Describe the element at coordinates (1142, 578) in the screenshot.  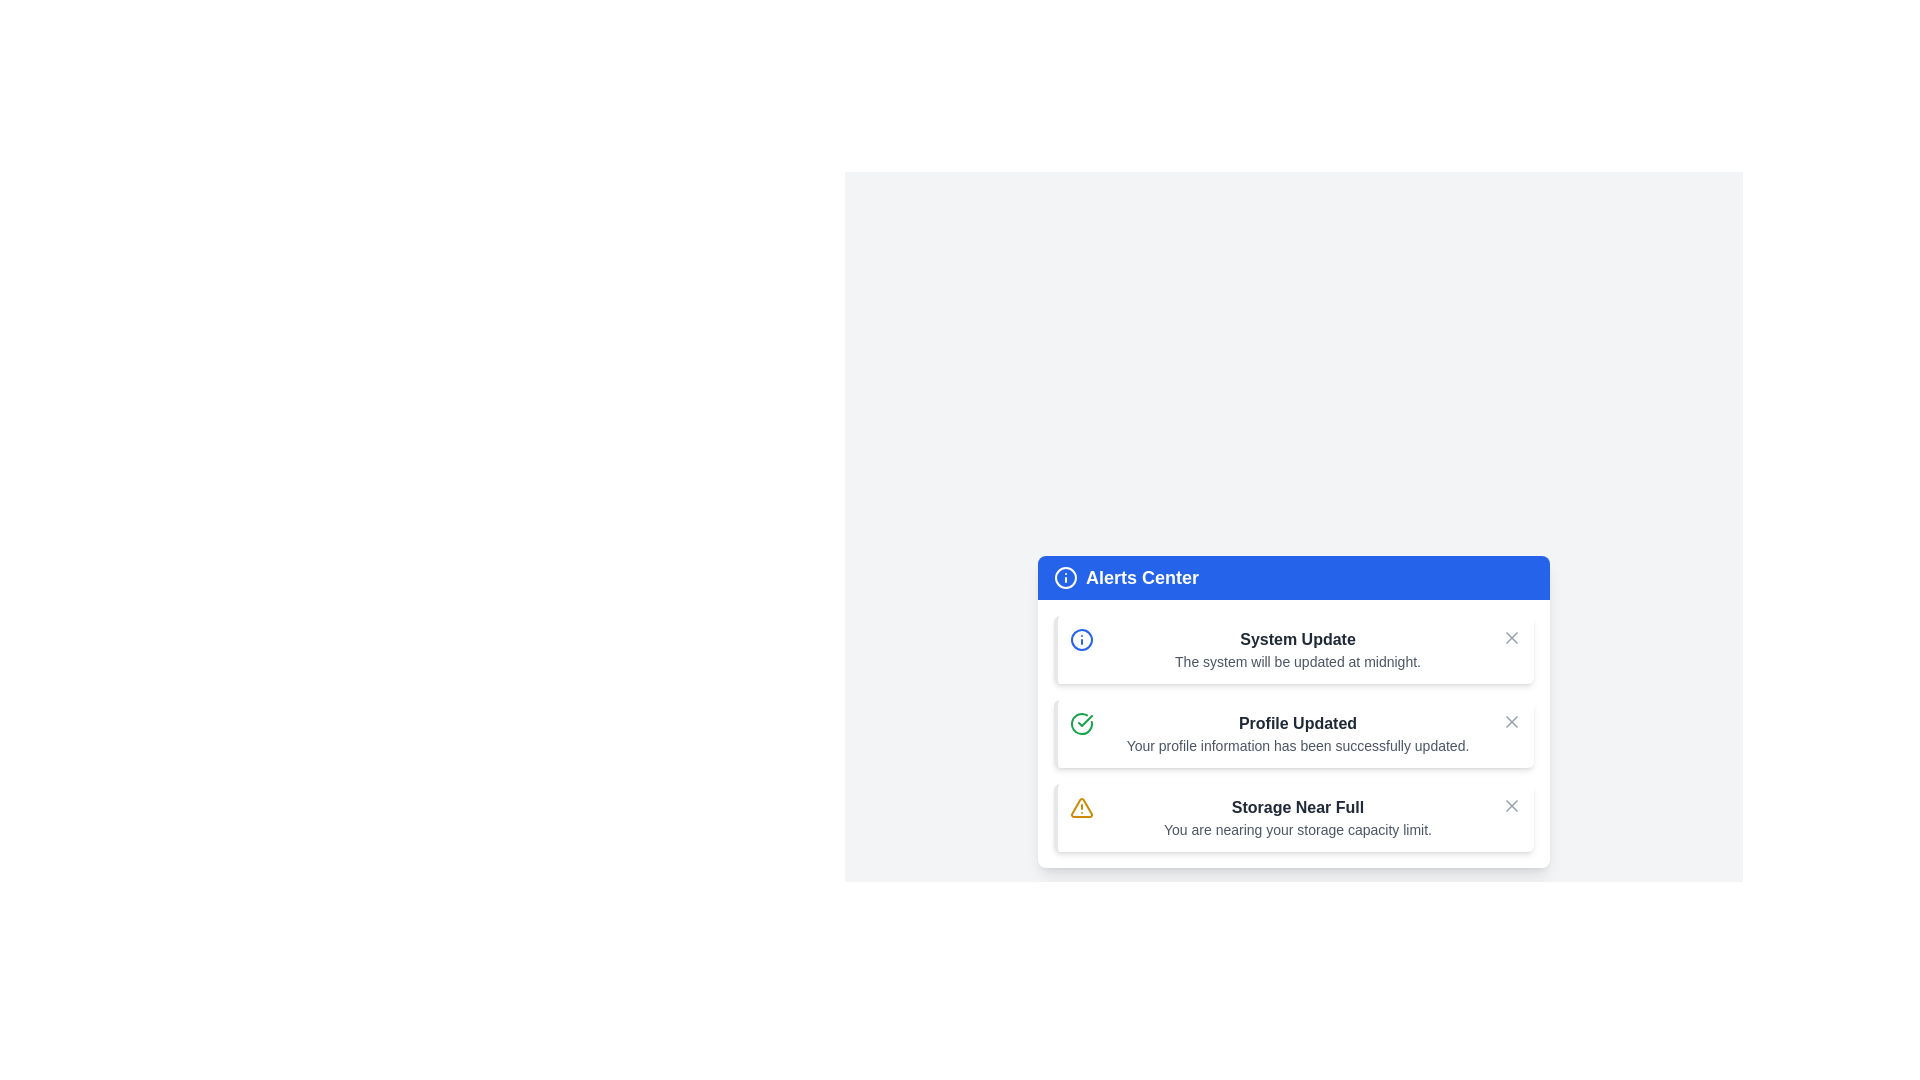
I see `the text label at the top of the alerts panel, which serves as the title or header for this section, indicating its purpose to the user` at that location.